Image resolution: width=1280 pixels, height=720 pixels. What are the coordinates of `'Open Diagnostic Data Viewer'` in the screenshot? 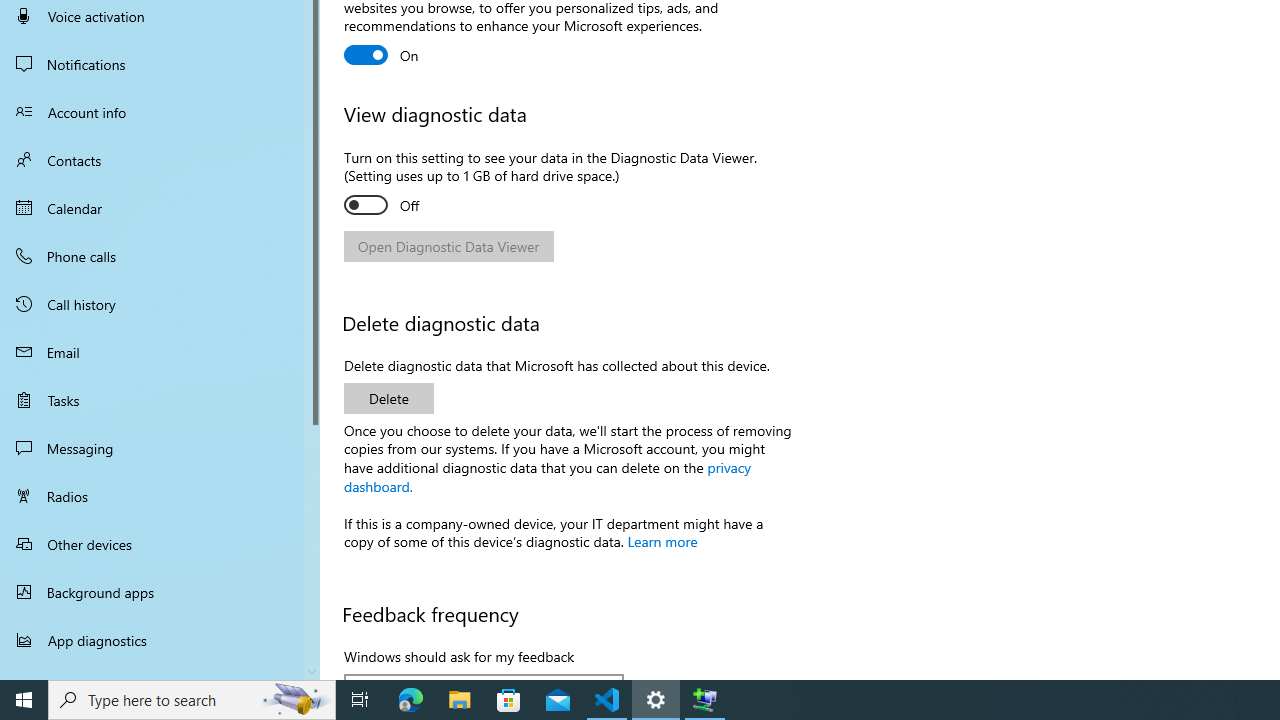 It's located at (448, 245).